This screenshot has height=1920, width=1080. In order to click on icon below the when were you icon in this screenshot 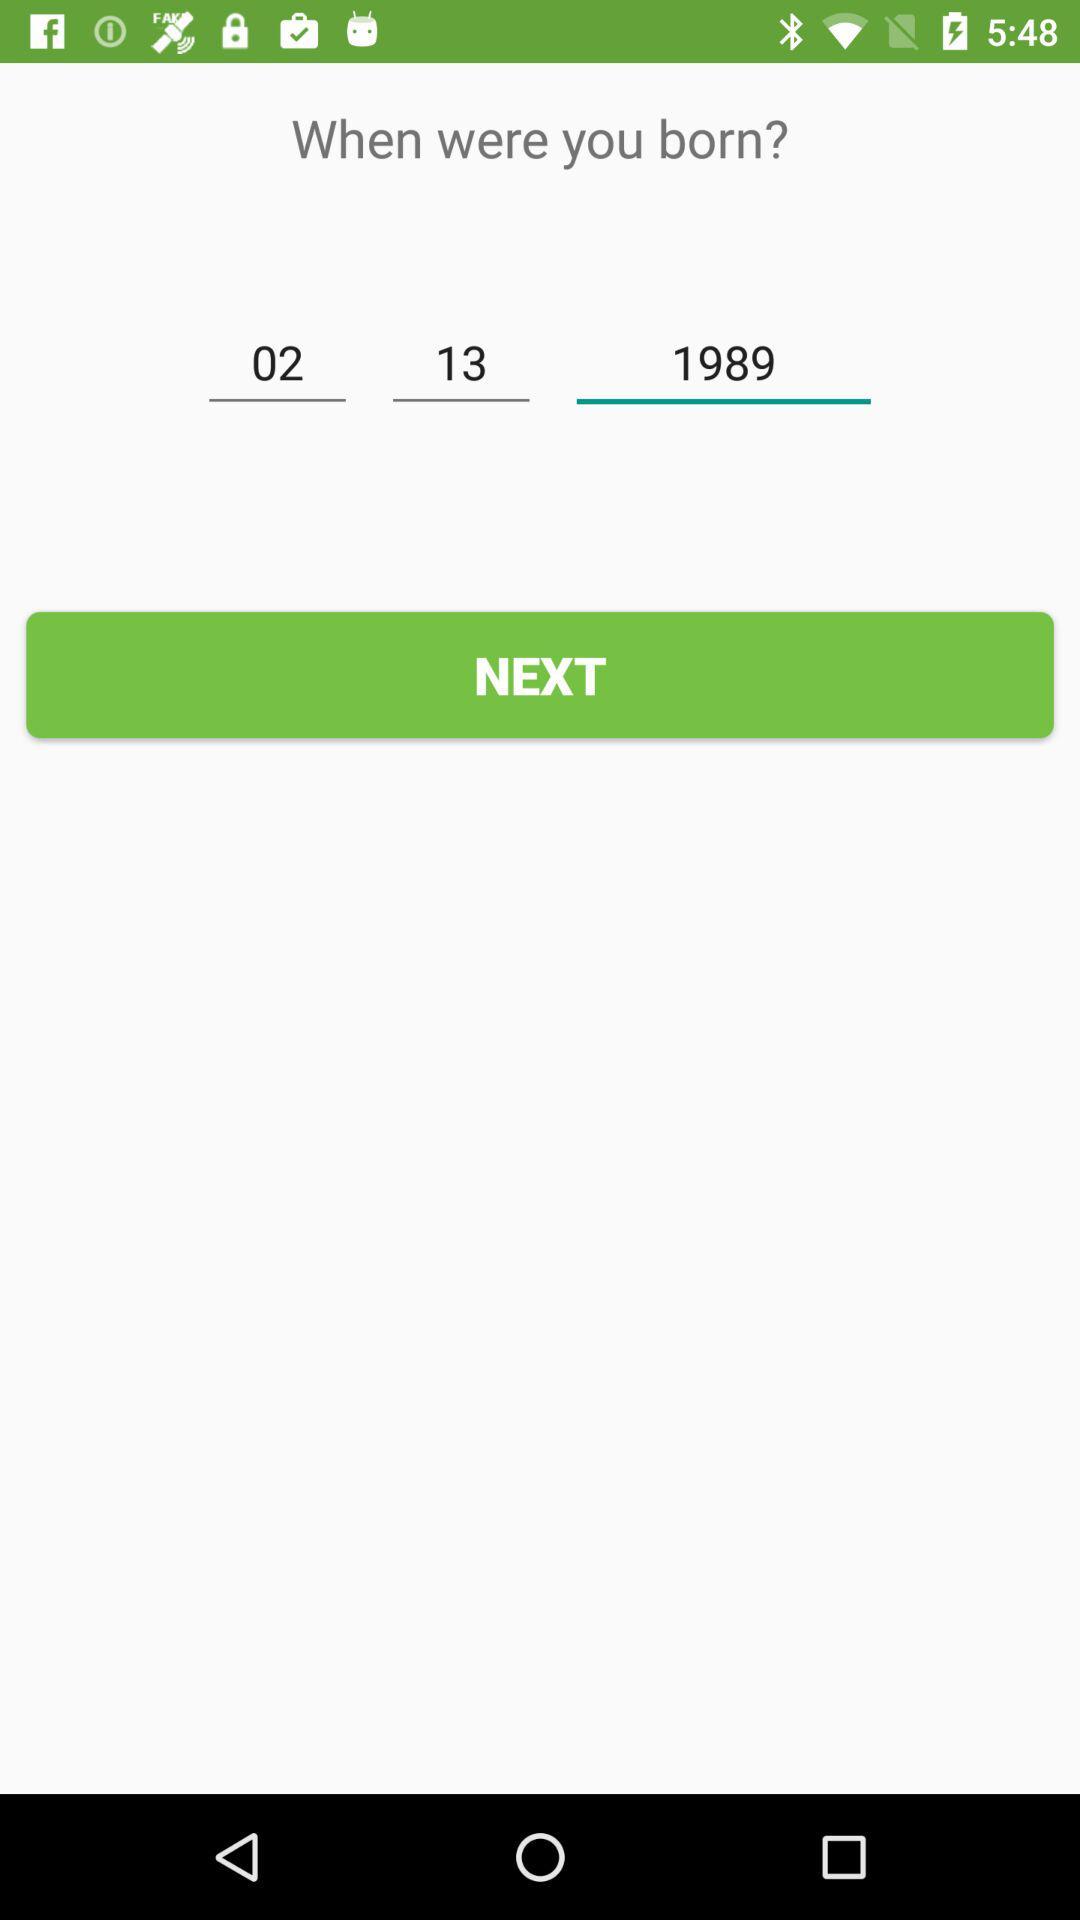, I will do `click(277, 363)`.